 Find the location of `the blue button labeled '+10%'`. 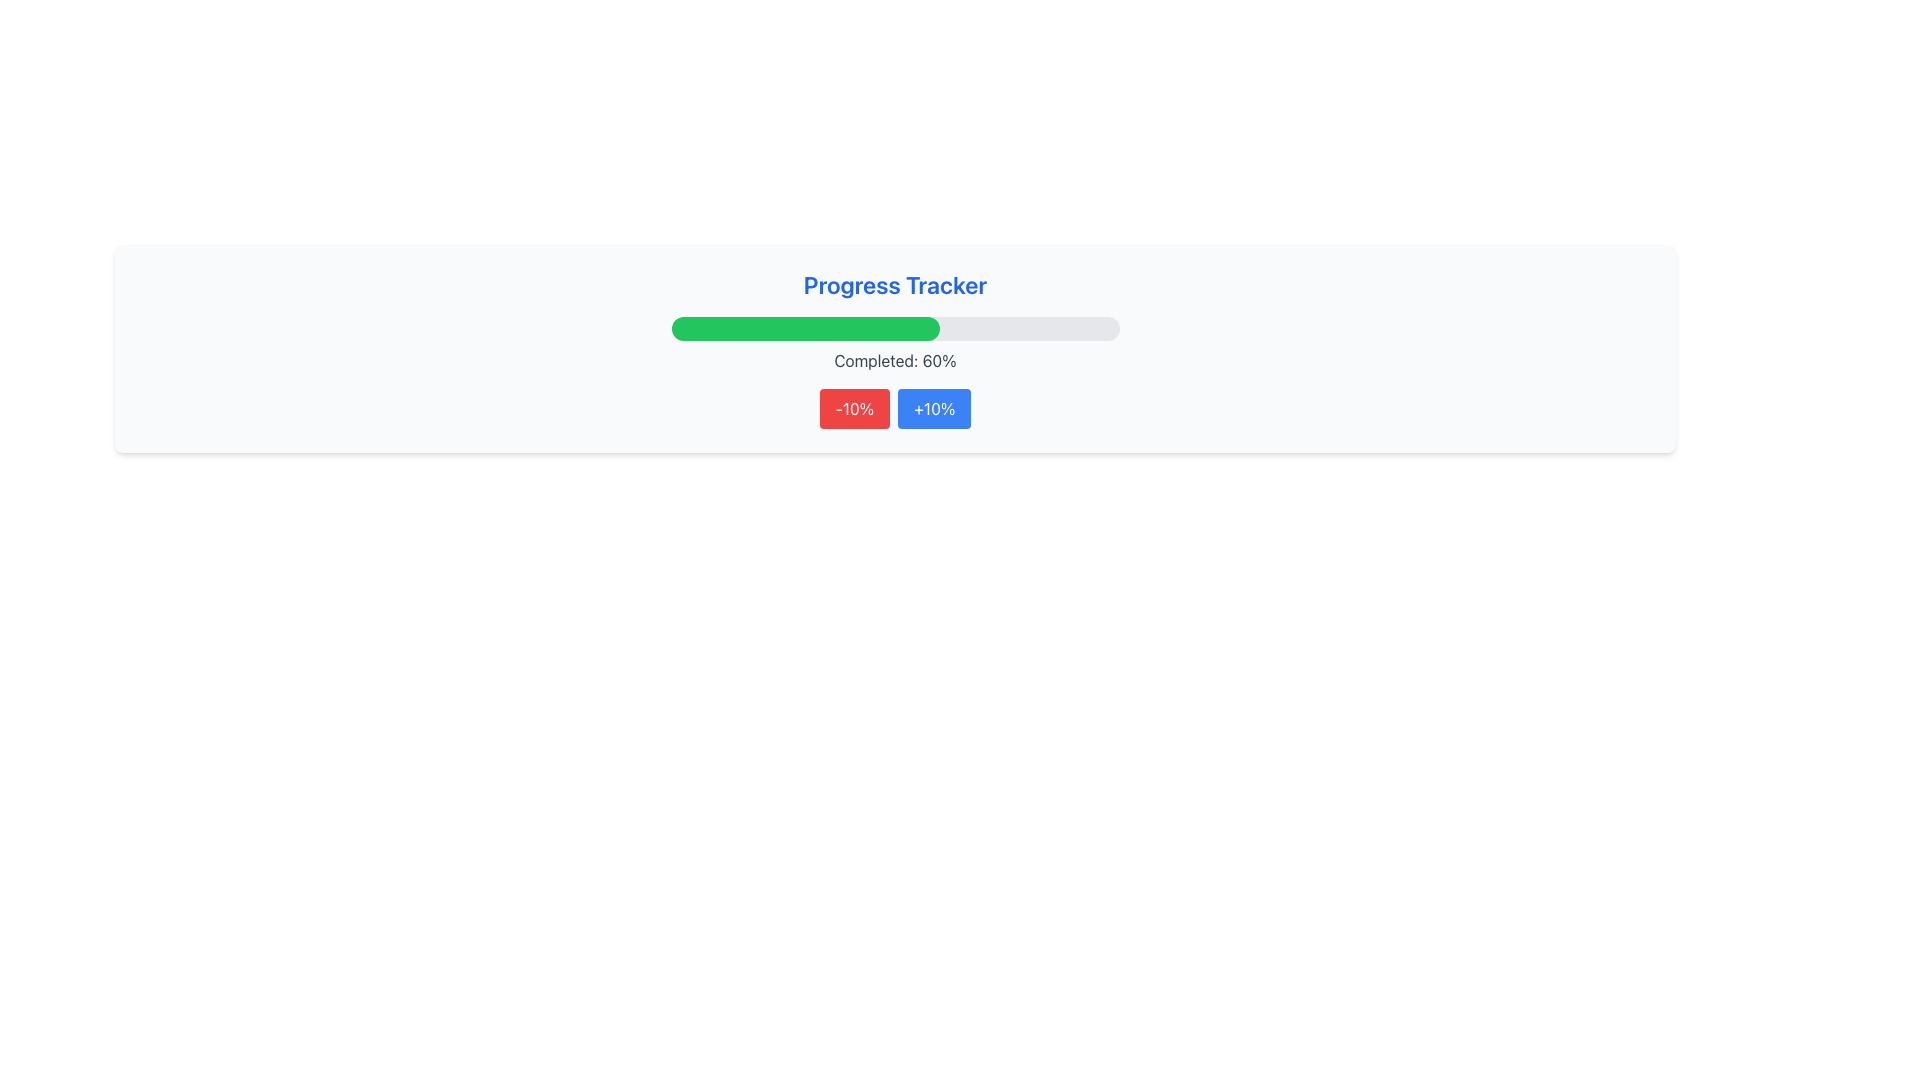

the blue button labeled '+10%' is located at coordinates (933, 407).